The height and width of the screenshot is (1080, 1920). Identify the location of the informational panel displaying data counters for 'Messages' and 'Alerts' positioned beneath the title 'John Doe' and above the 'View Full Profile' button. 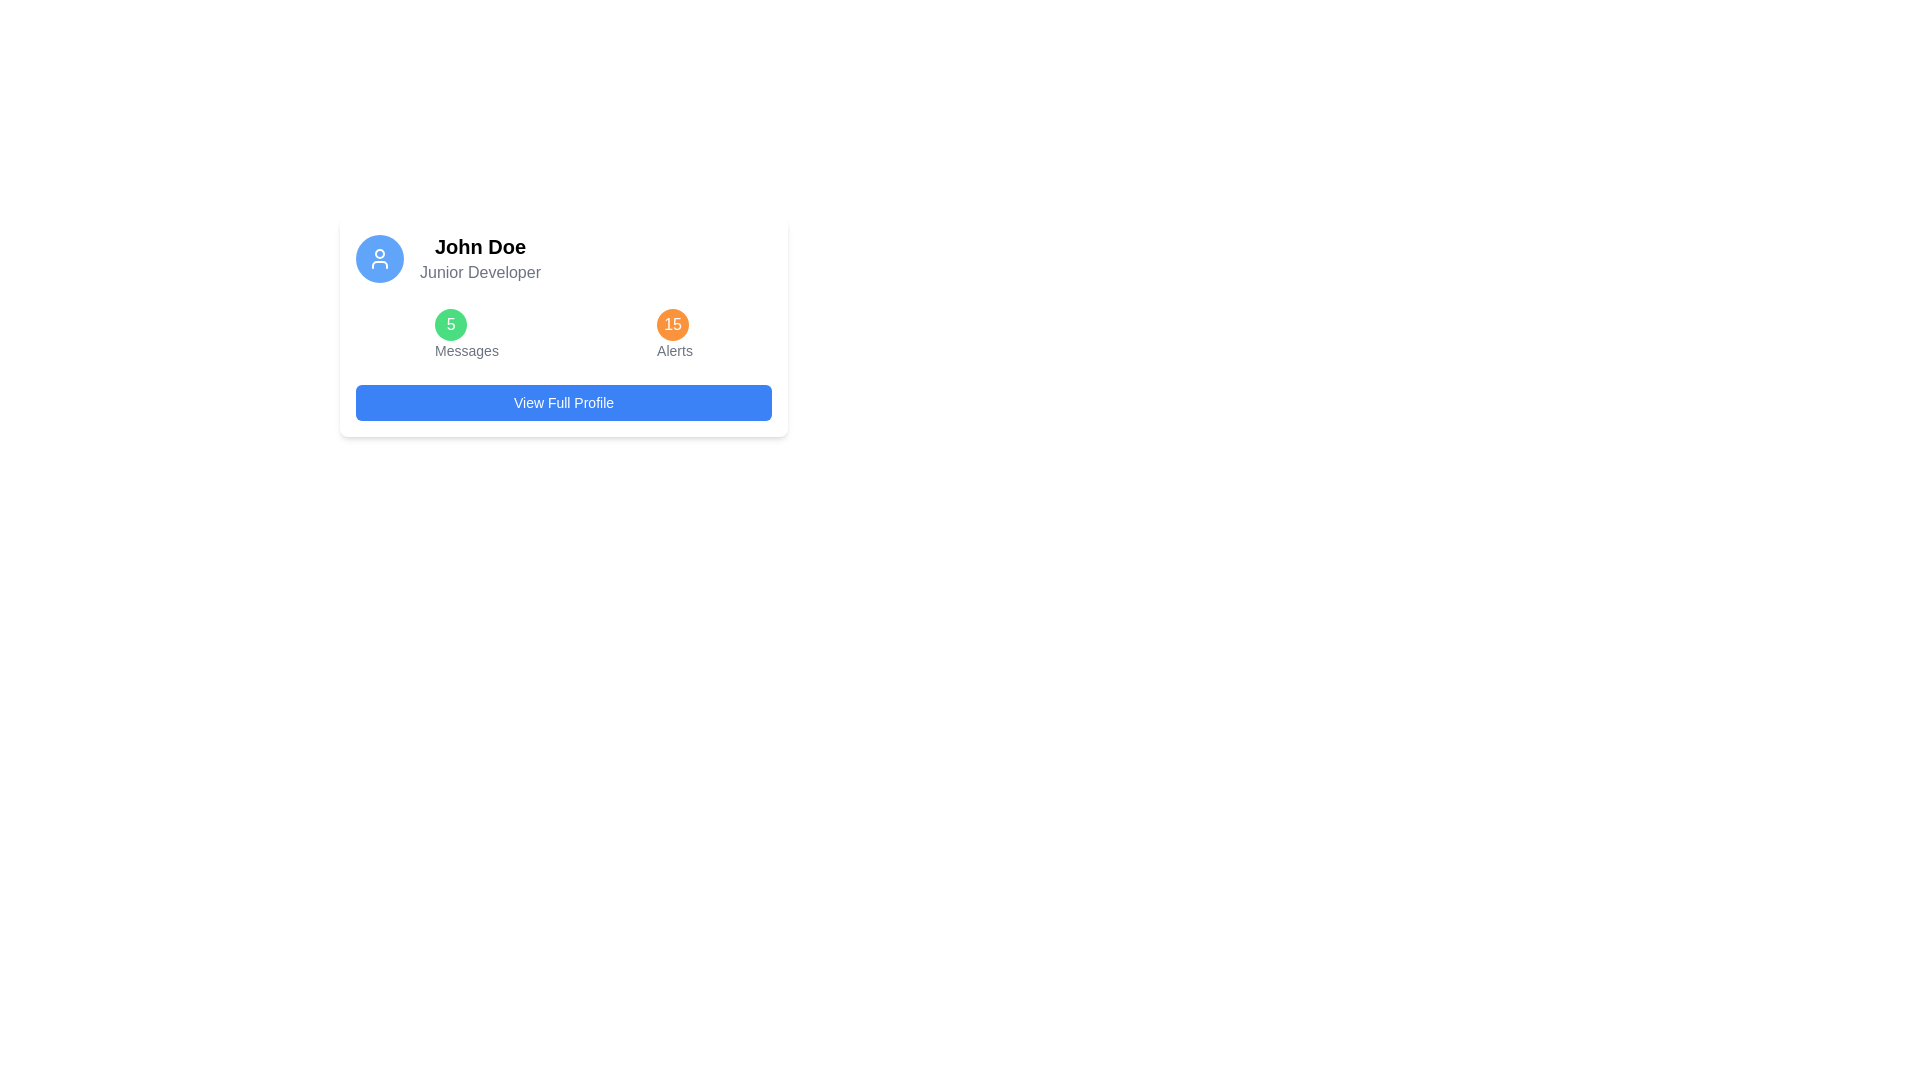
(563, 334).